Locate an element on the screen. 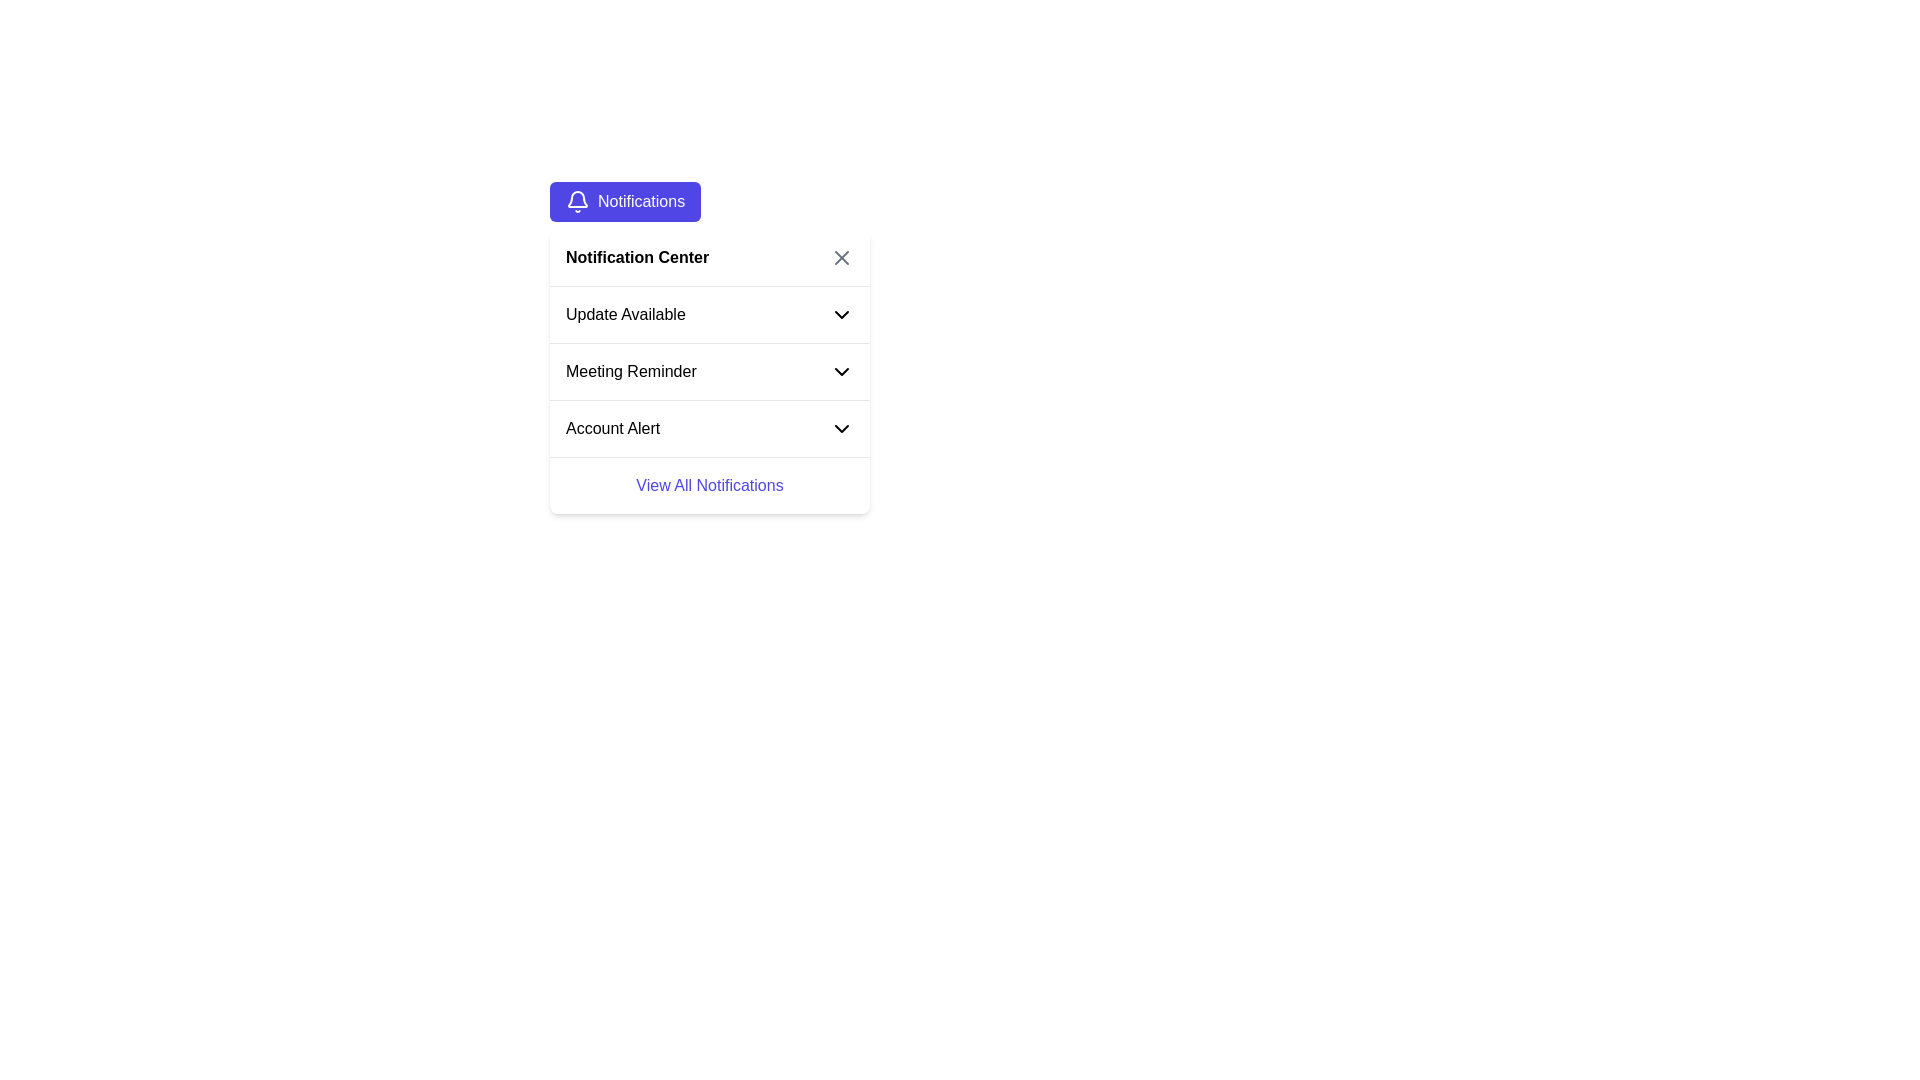 This screenshot has height=1080, width=1920. the downward-facing chevron icon associated with the 'Account Alert' section to trigger its default functionality is located at coordinates (841, 427).